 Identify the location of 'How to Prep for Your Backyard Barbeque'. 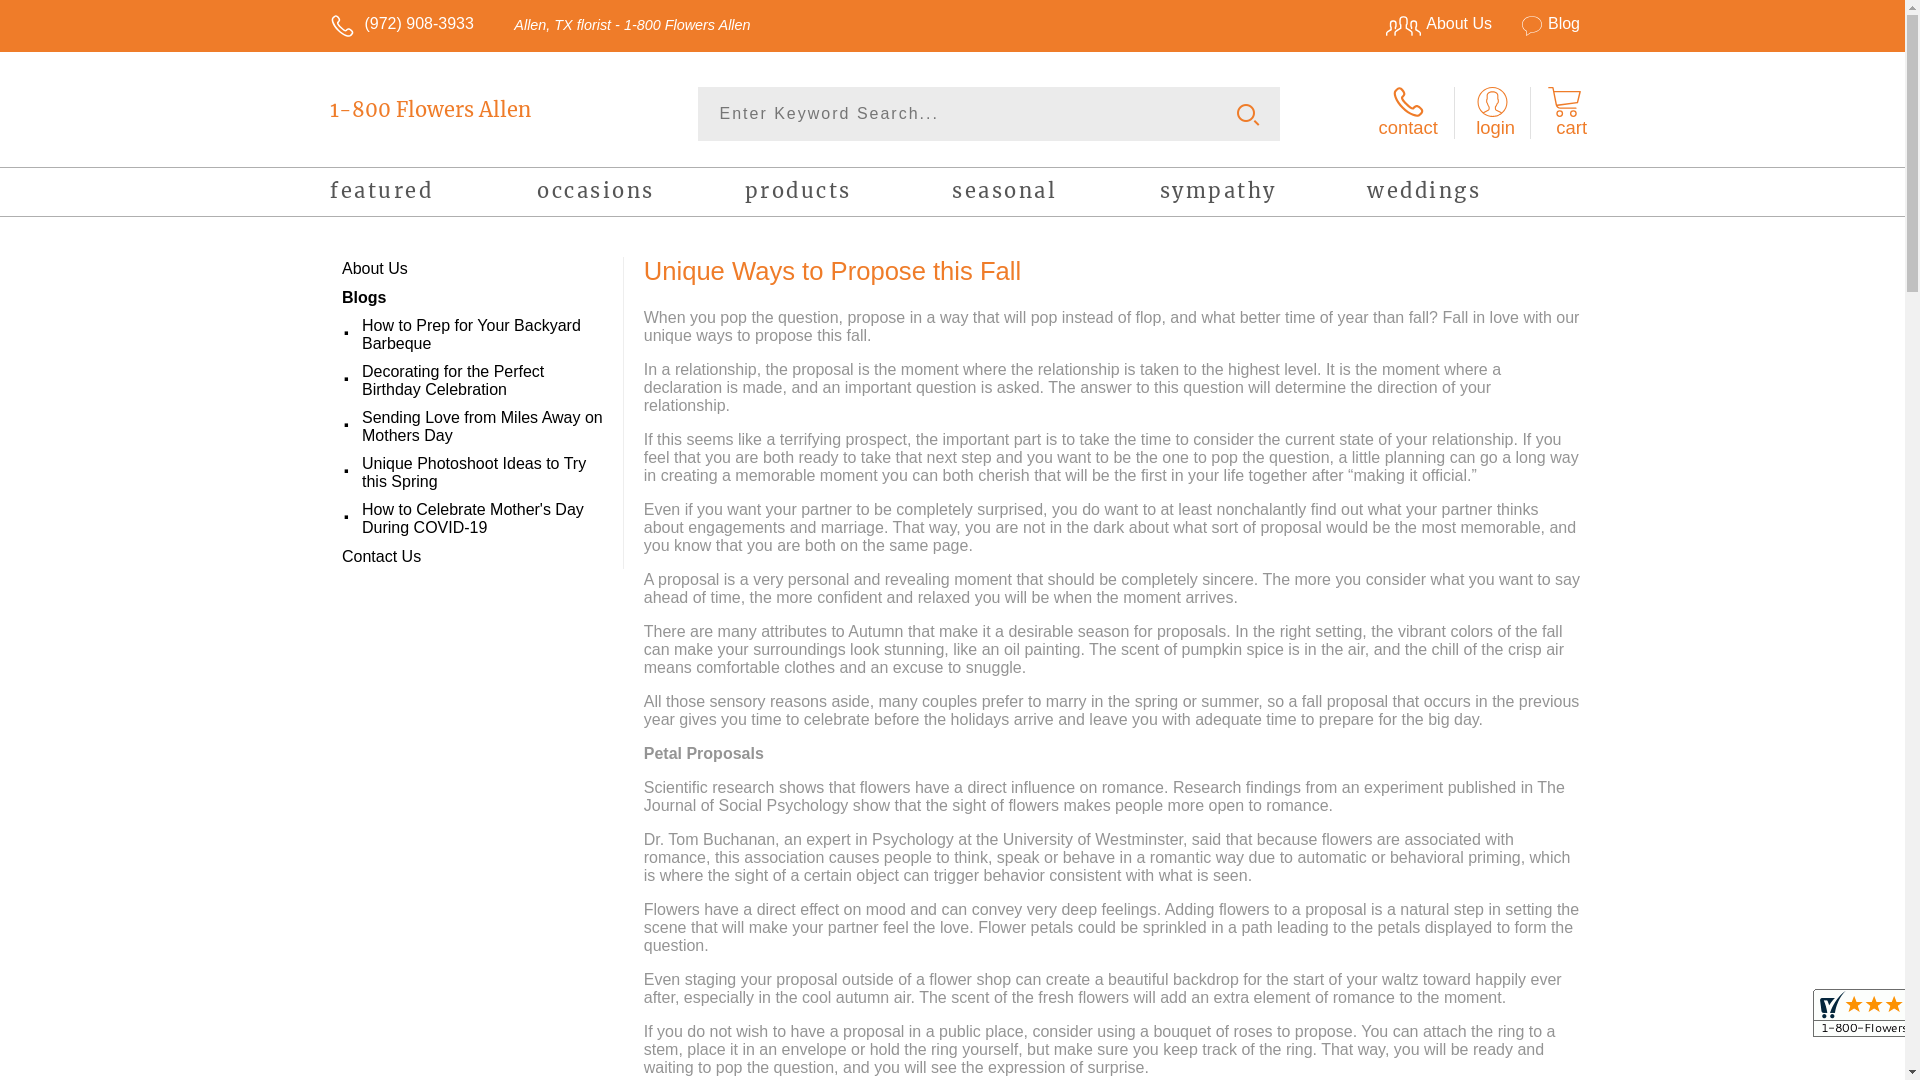
(484, 334).